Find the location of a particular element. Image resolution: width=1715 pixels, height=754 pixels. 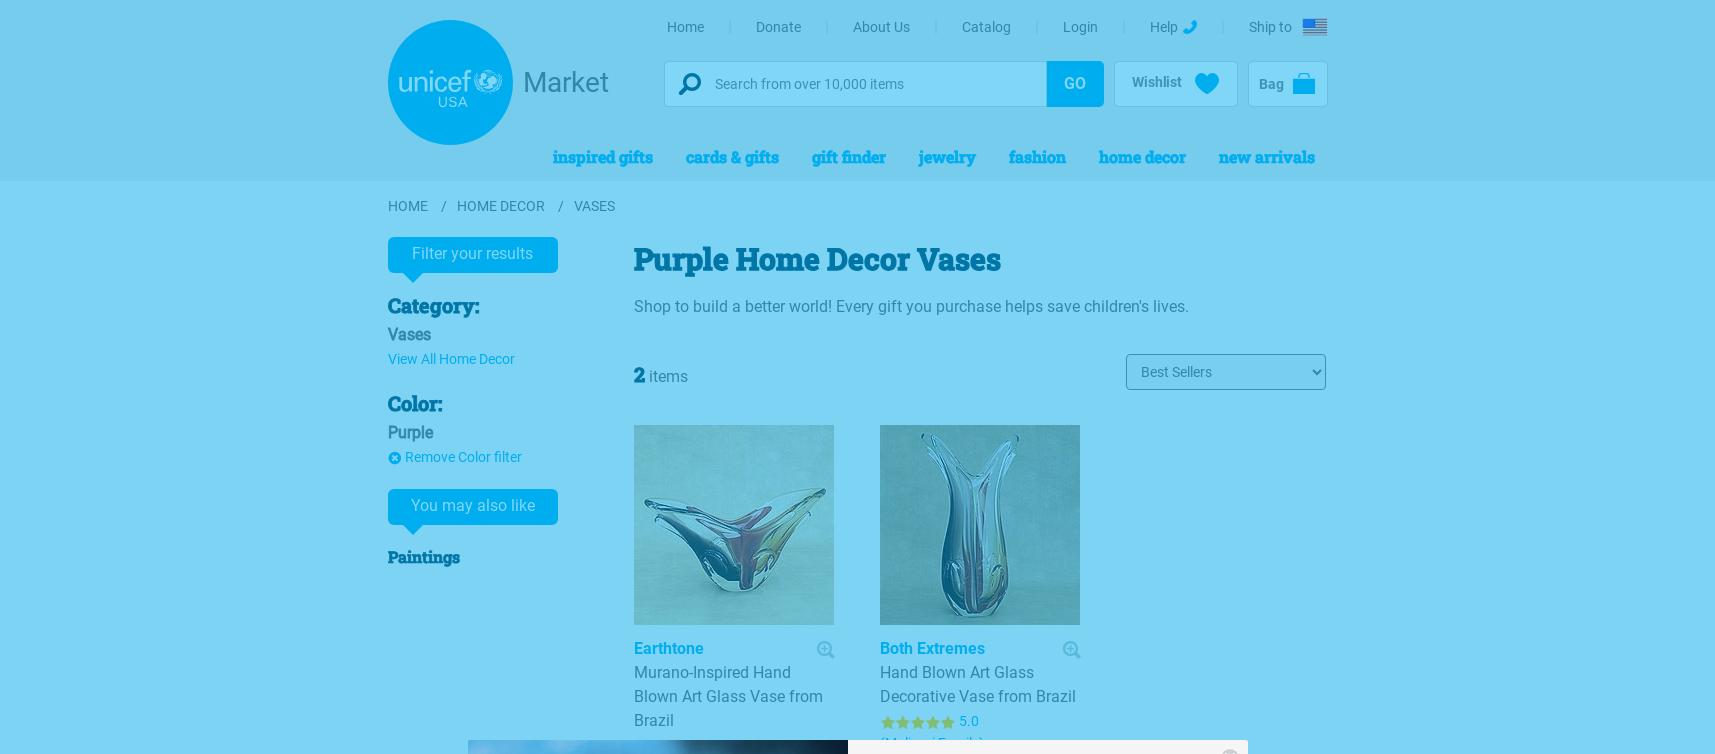

'Paintings' is located at coordinates (422, 556).